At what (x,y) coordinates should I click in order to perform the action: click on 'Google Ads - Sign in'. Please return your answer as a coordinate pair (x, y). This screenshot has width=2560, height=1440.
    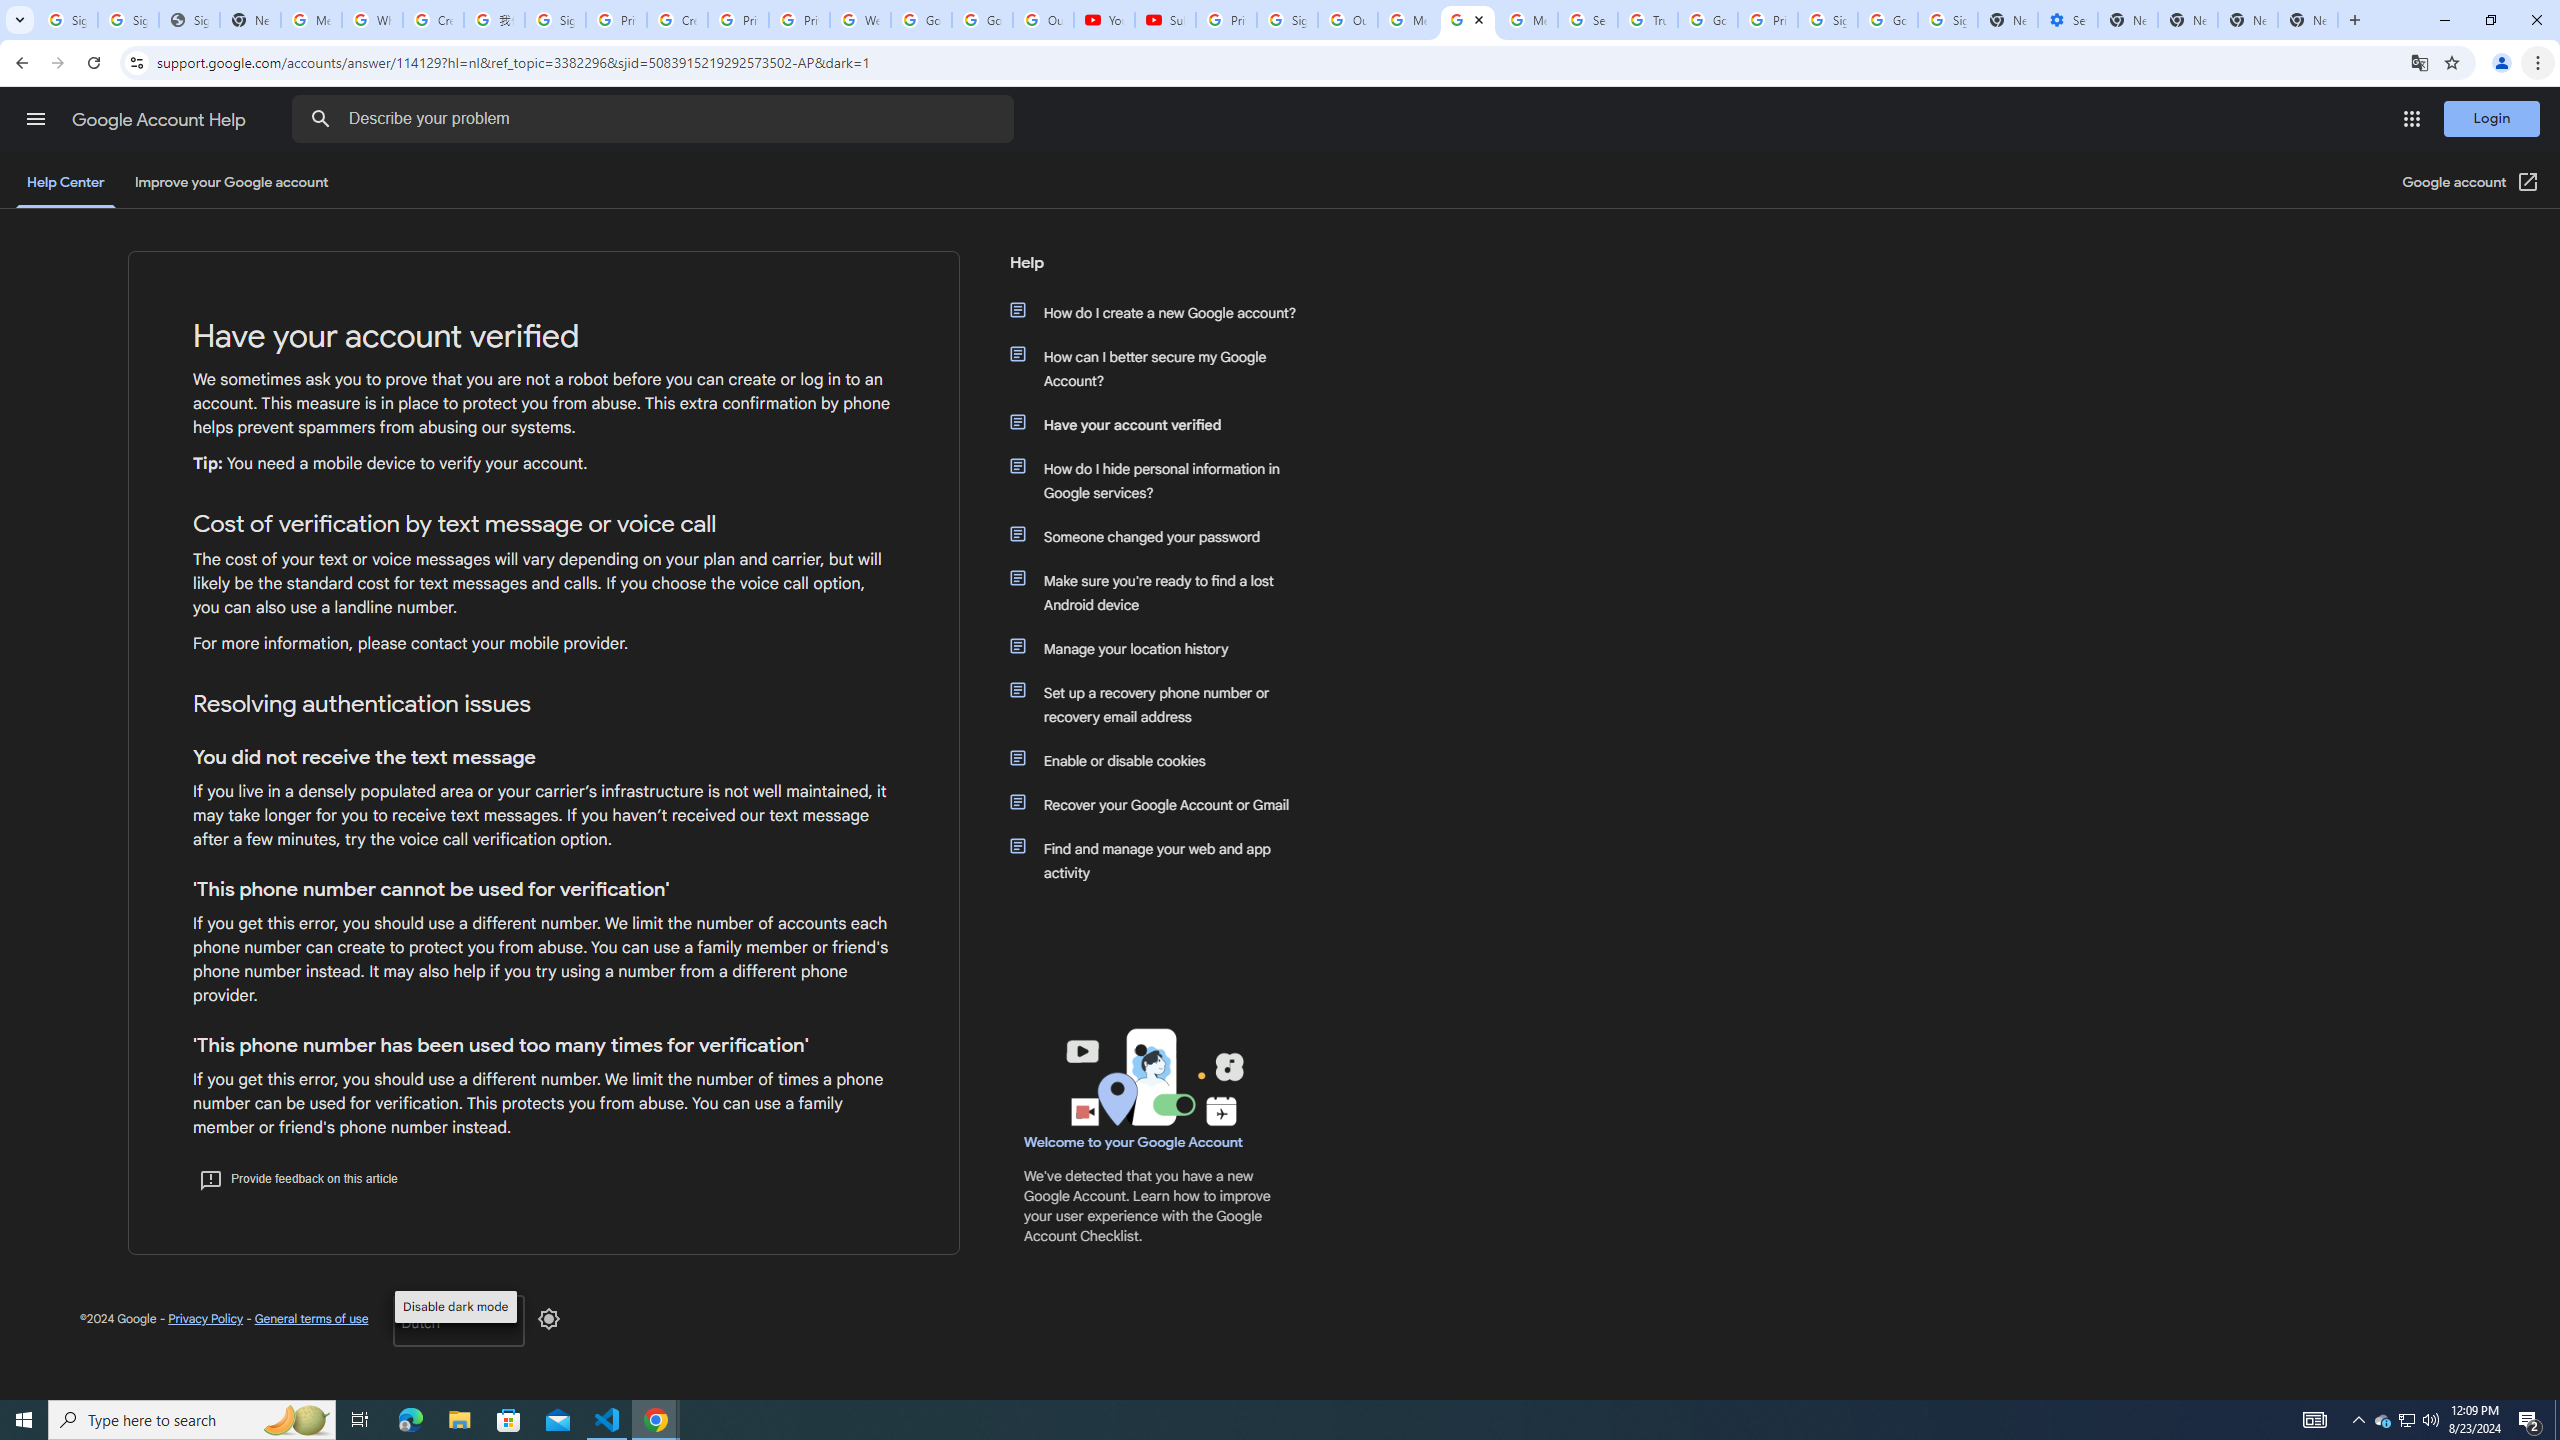
    Looking at the image, I should click on (1707, 19).